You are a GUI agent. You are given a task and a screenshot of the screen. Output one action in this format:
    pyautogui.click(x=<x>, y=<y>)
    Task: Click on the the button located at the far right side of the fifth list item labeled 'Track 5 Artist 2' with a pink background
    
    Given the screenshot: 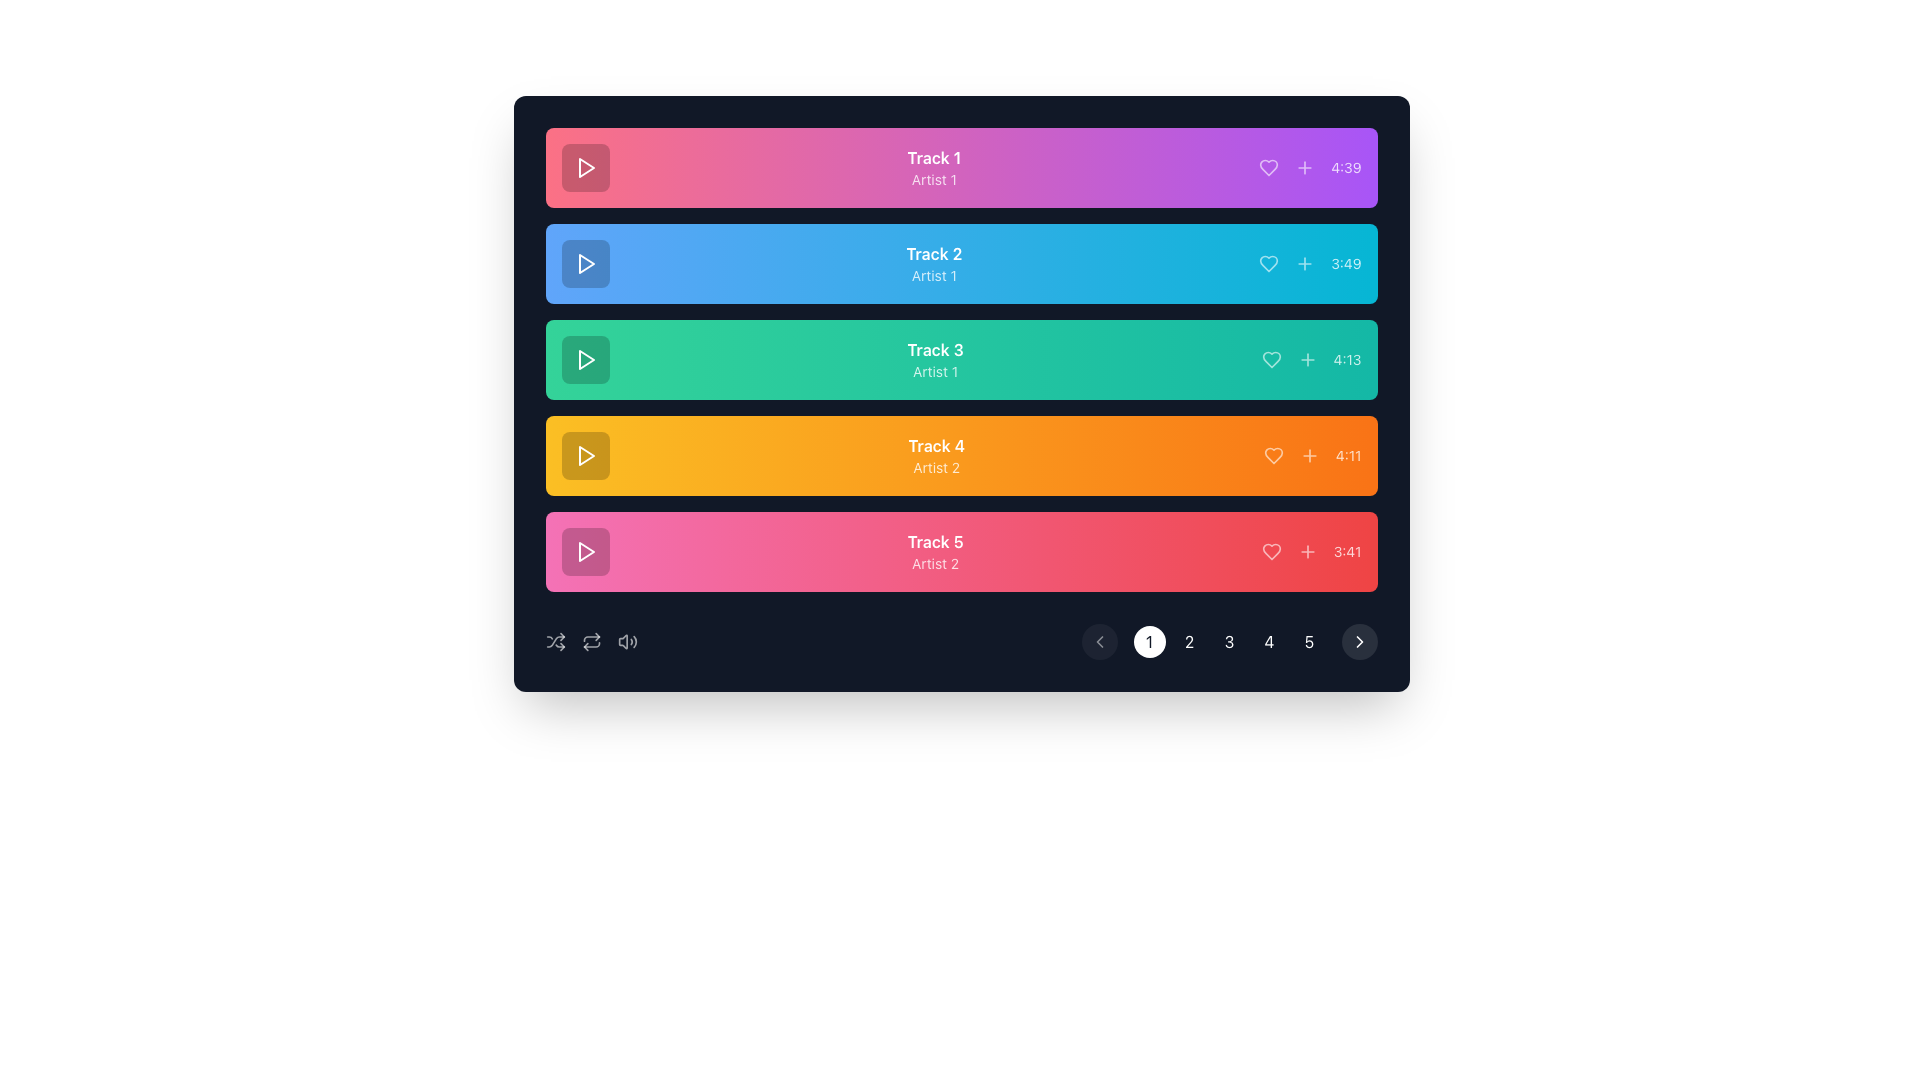 What is the action you would take?
    pyautogui.click(x=1307, y=551)
    